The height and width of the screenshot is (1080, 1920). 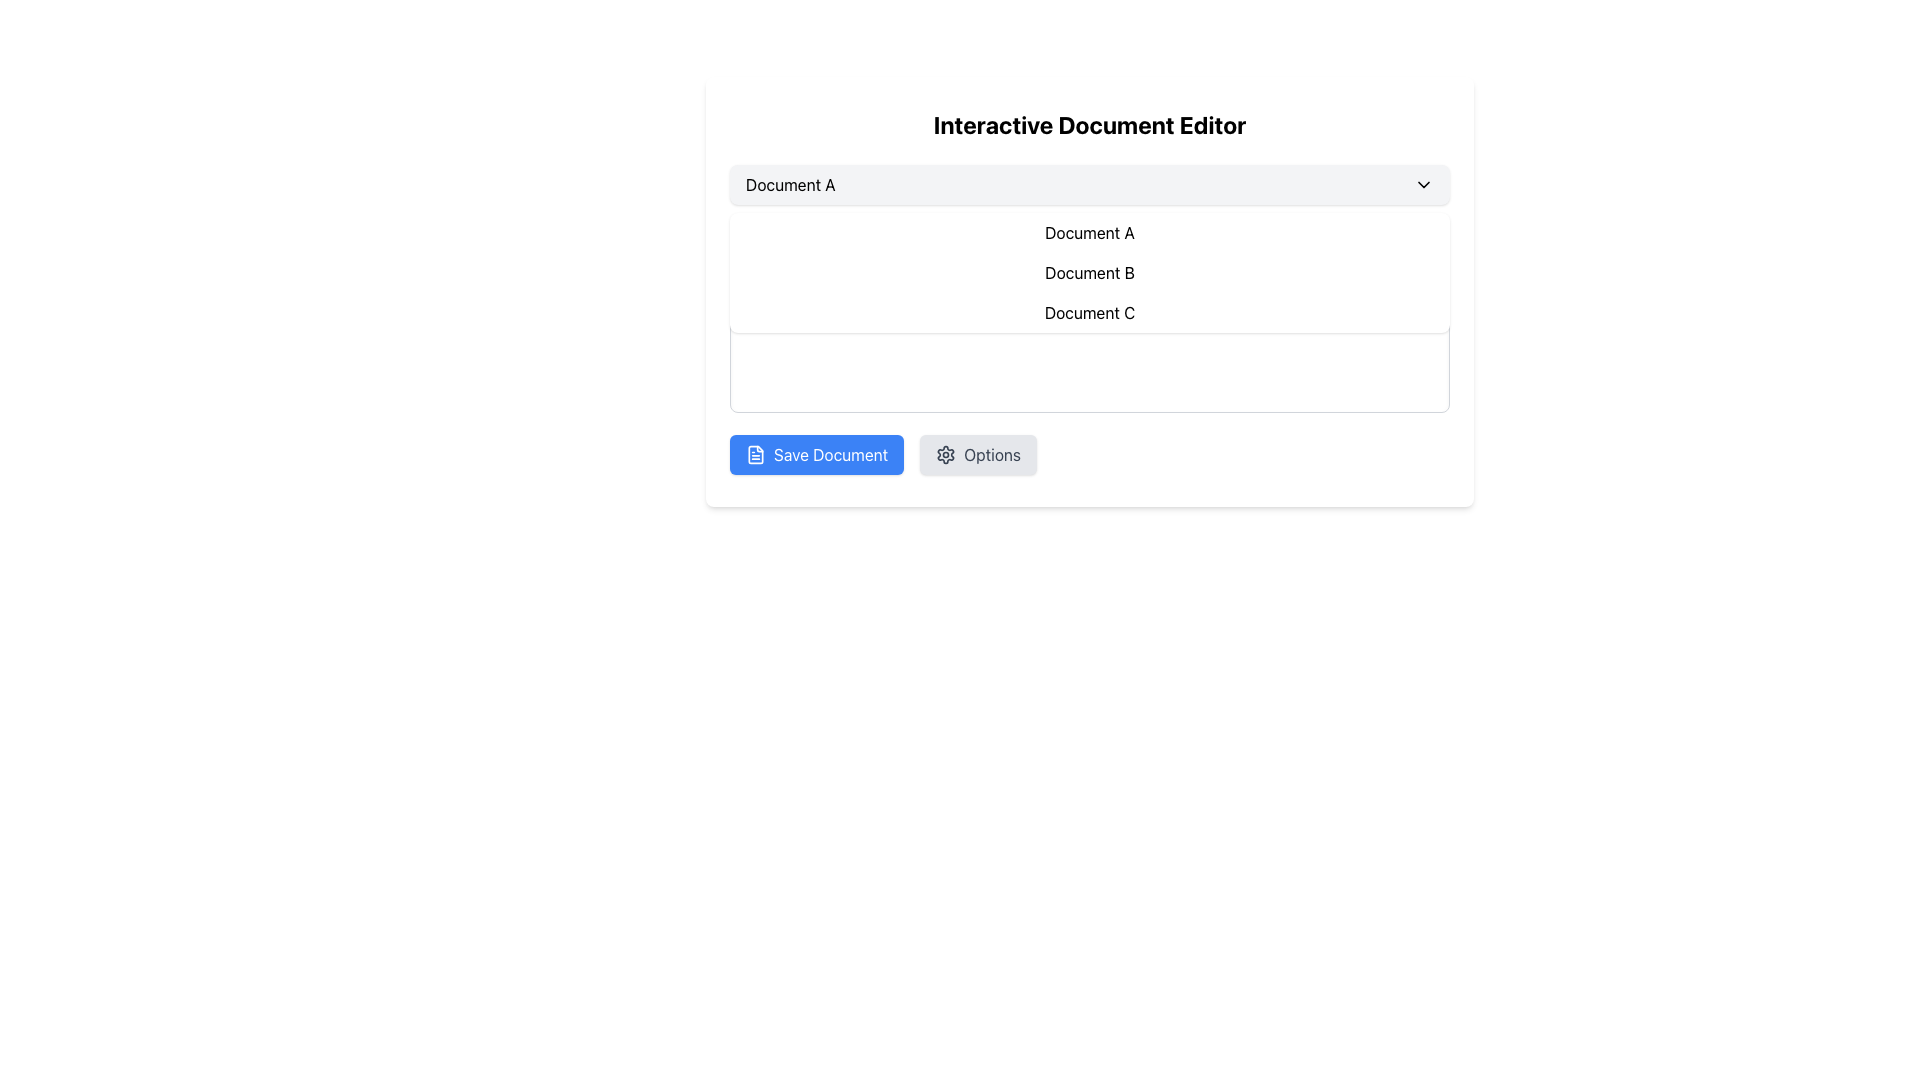 What do you see at coordinates (1088, 231) in the screenshot?
I see `the first item in the dropdown menu directly below the 'Document A' trigger bar` at bounding box center [1088, 231].